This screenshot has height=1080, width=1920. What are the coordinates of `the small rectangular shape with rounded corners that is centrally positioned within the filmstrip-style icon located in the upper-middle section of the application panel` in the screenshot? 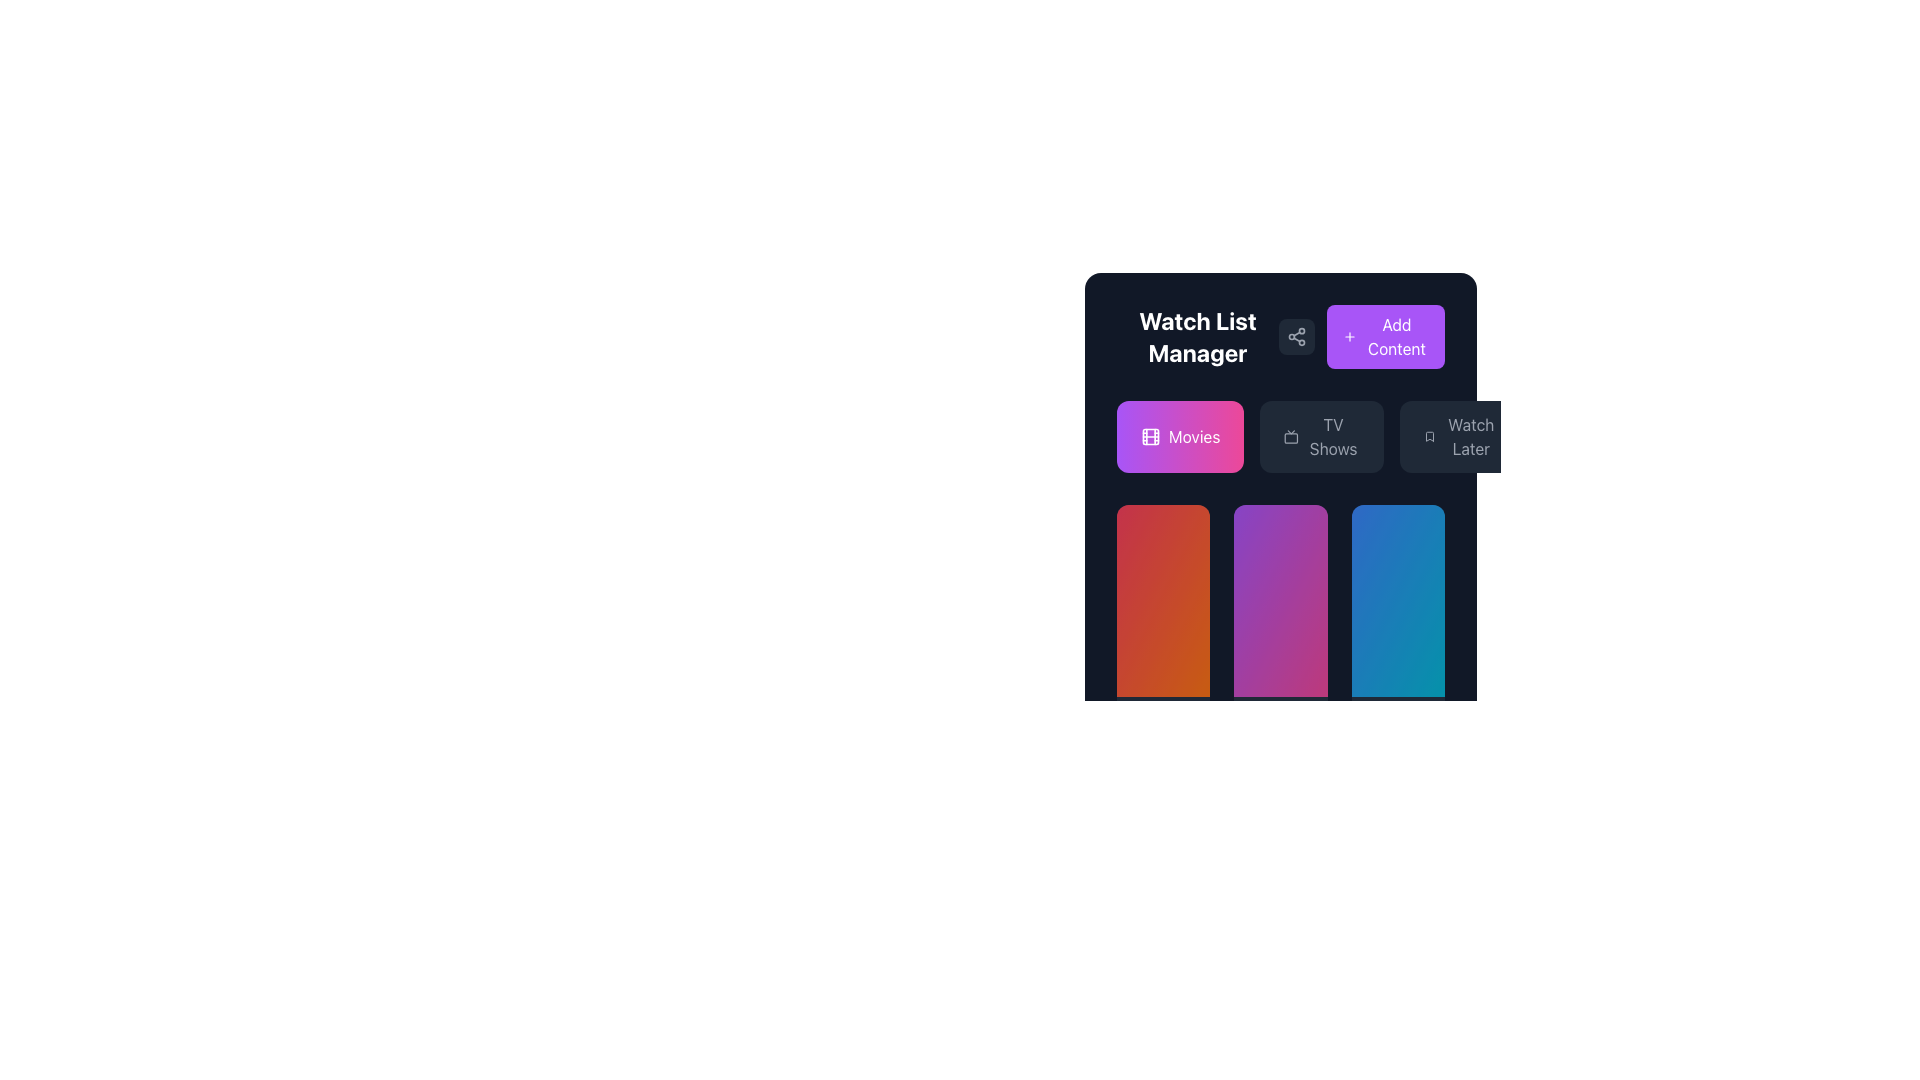 It's located at (1151, 435).